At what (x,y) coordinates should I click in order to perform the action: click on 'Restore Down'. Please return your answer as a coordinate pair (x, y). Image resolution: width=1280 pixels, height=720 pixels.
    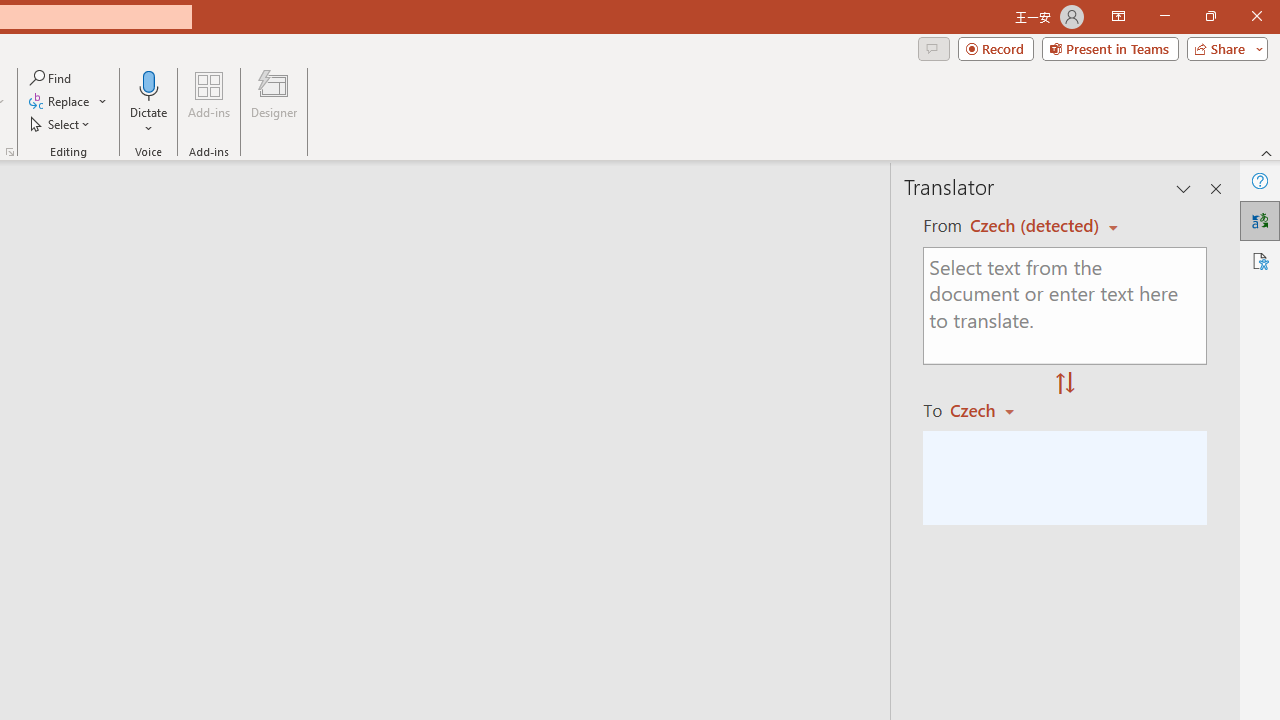
    Looking at the image, I should click on (1209, 16).